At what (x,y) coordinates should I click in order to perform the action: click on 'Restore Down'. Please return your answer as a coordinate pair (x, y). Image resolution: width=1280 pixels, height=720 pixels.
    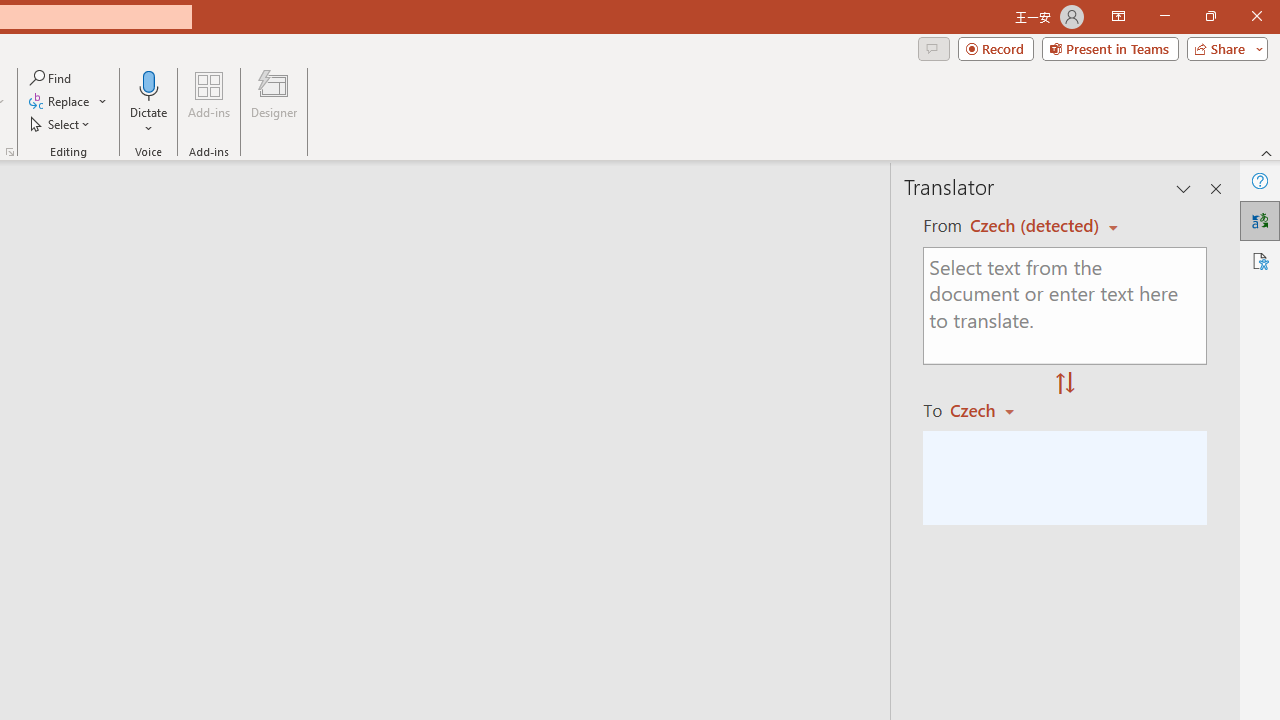
    Looking at the image, I should click on (1209, 16).